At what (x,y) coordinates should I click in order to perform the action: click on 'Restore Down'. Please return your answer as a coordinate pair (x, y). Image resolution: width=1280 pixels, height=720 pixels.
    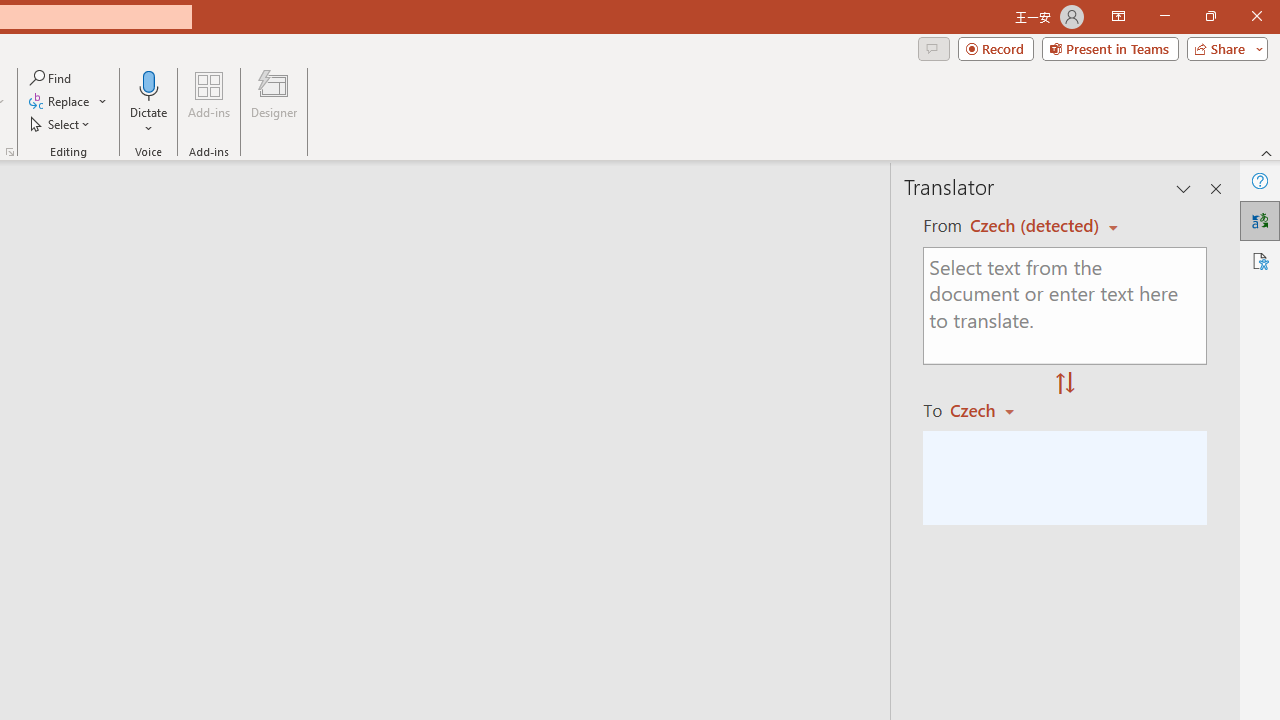
    Looking at the image, I should click on (1209, 16).